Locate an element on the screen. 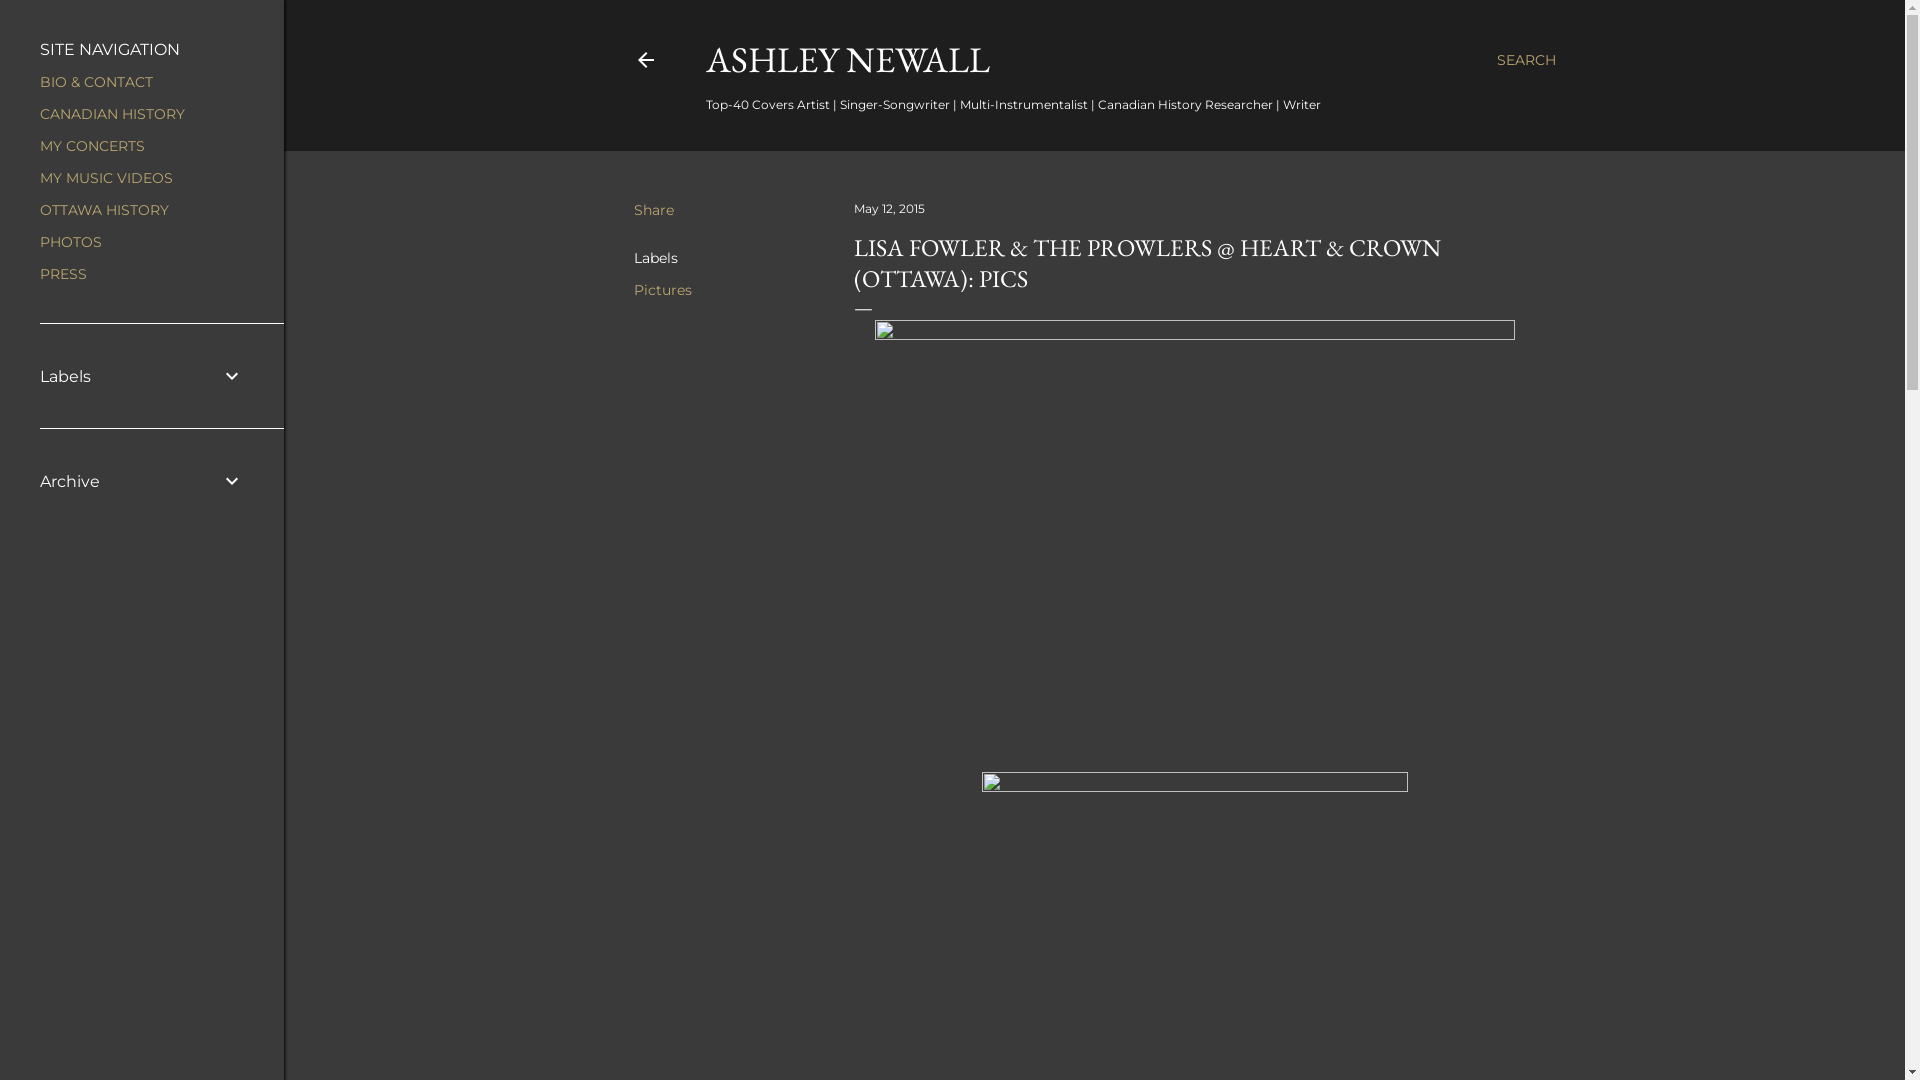 This screenshot has width=1920, height=1080. 'Share' is located at coordinates (632, 209).